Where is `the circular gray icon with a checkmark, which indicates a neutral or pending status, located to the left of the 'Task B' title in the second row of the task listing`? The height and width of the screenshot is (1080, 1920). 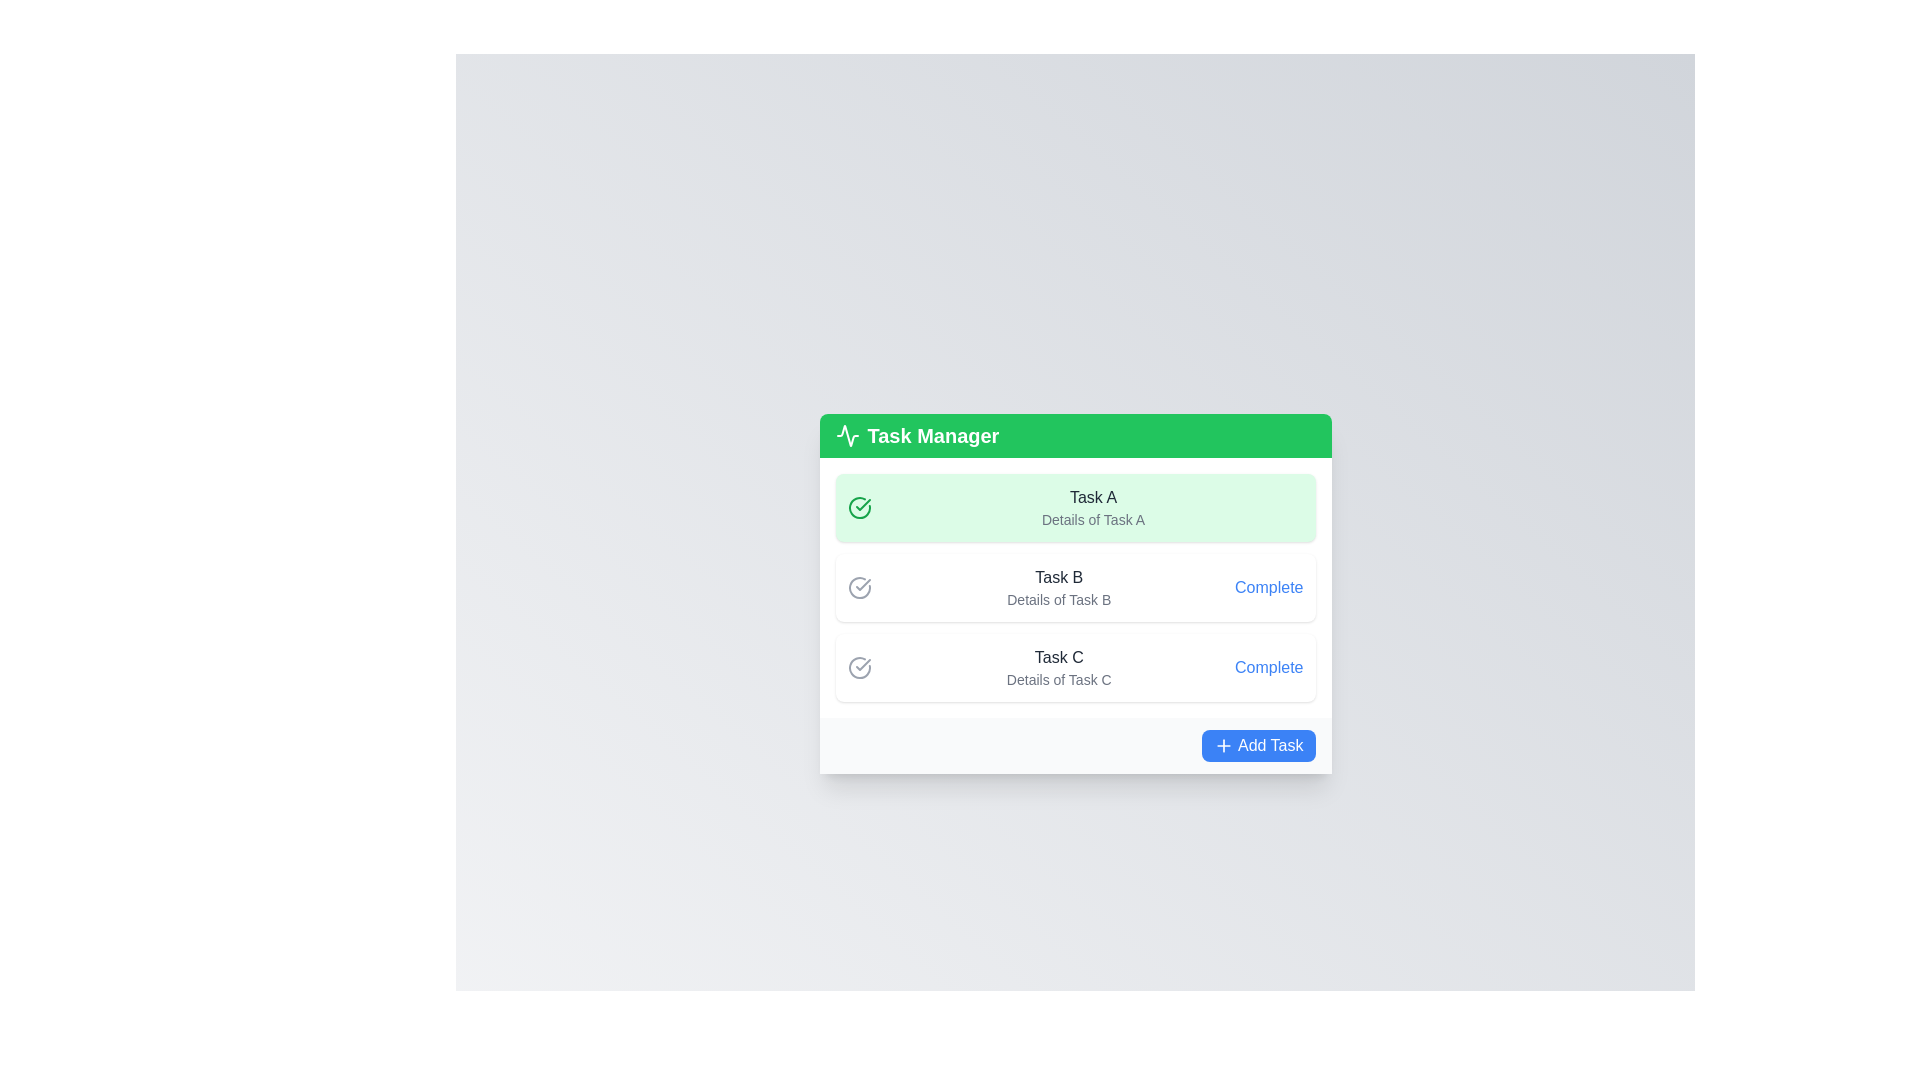 the circular gray icon with a checkmark, which indicates a neutral or pending status, located to the left of the 'Task B' title in the second row of the task listing is located at coordinates (859, 586).